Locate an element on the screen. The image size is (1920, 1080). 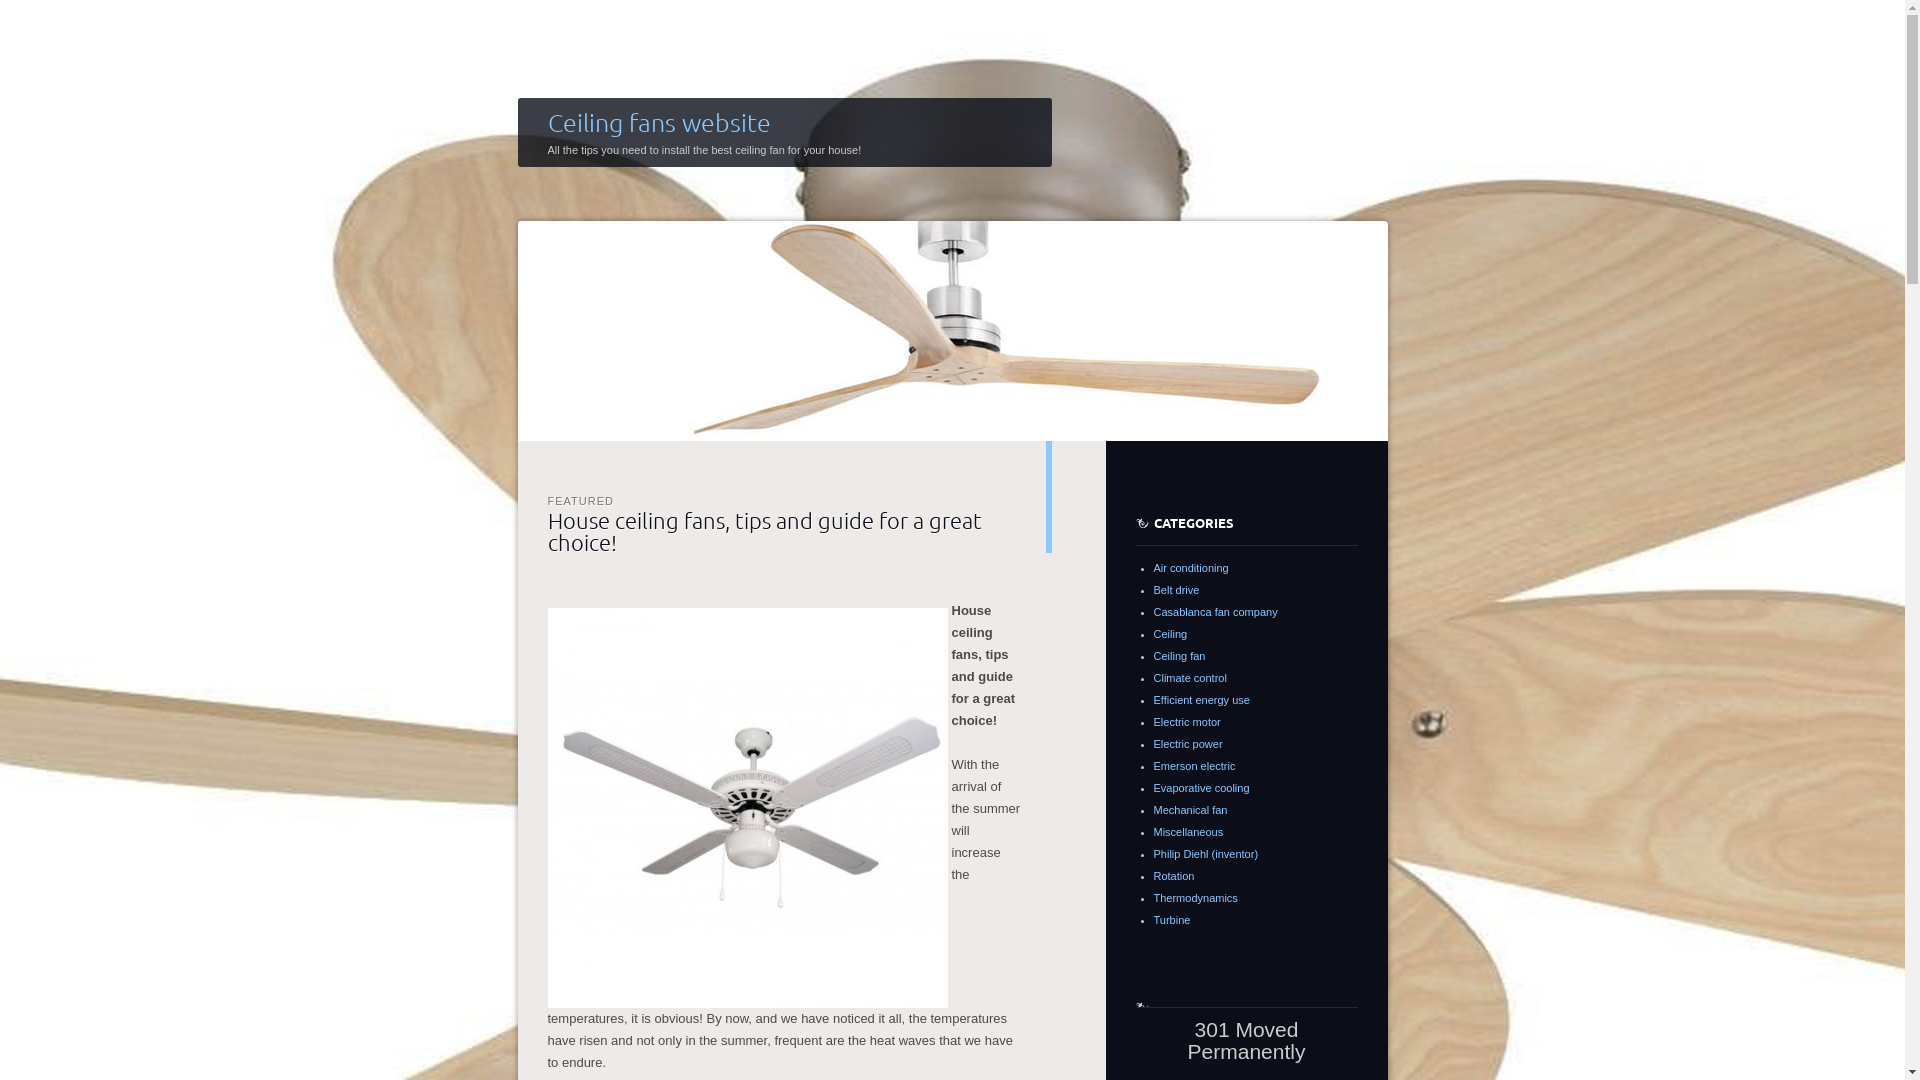
'Air conditioning' is located at coordinates (1191, 567).